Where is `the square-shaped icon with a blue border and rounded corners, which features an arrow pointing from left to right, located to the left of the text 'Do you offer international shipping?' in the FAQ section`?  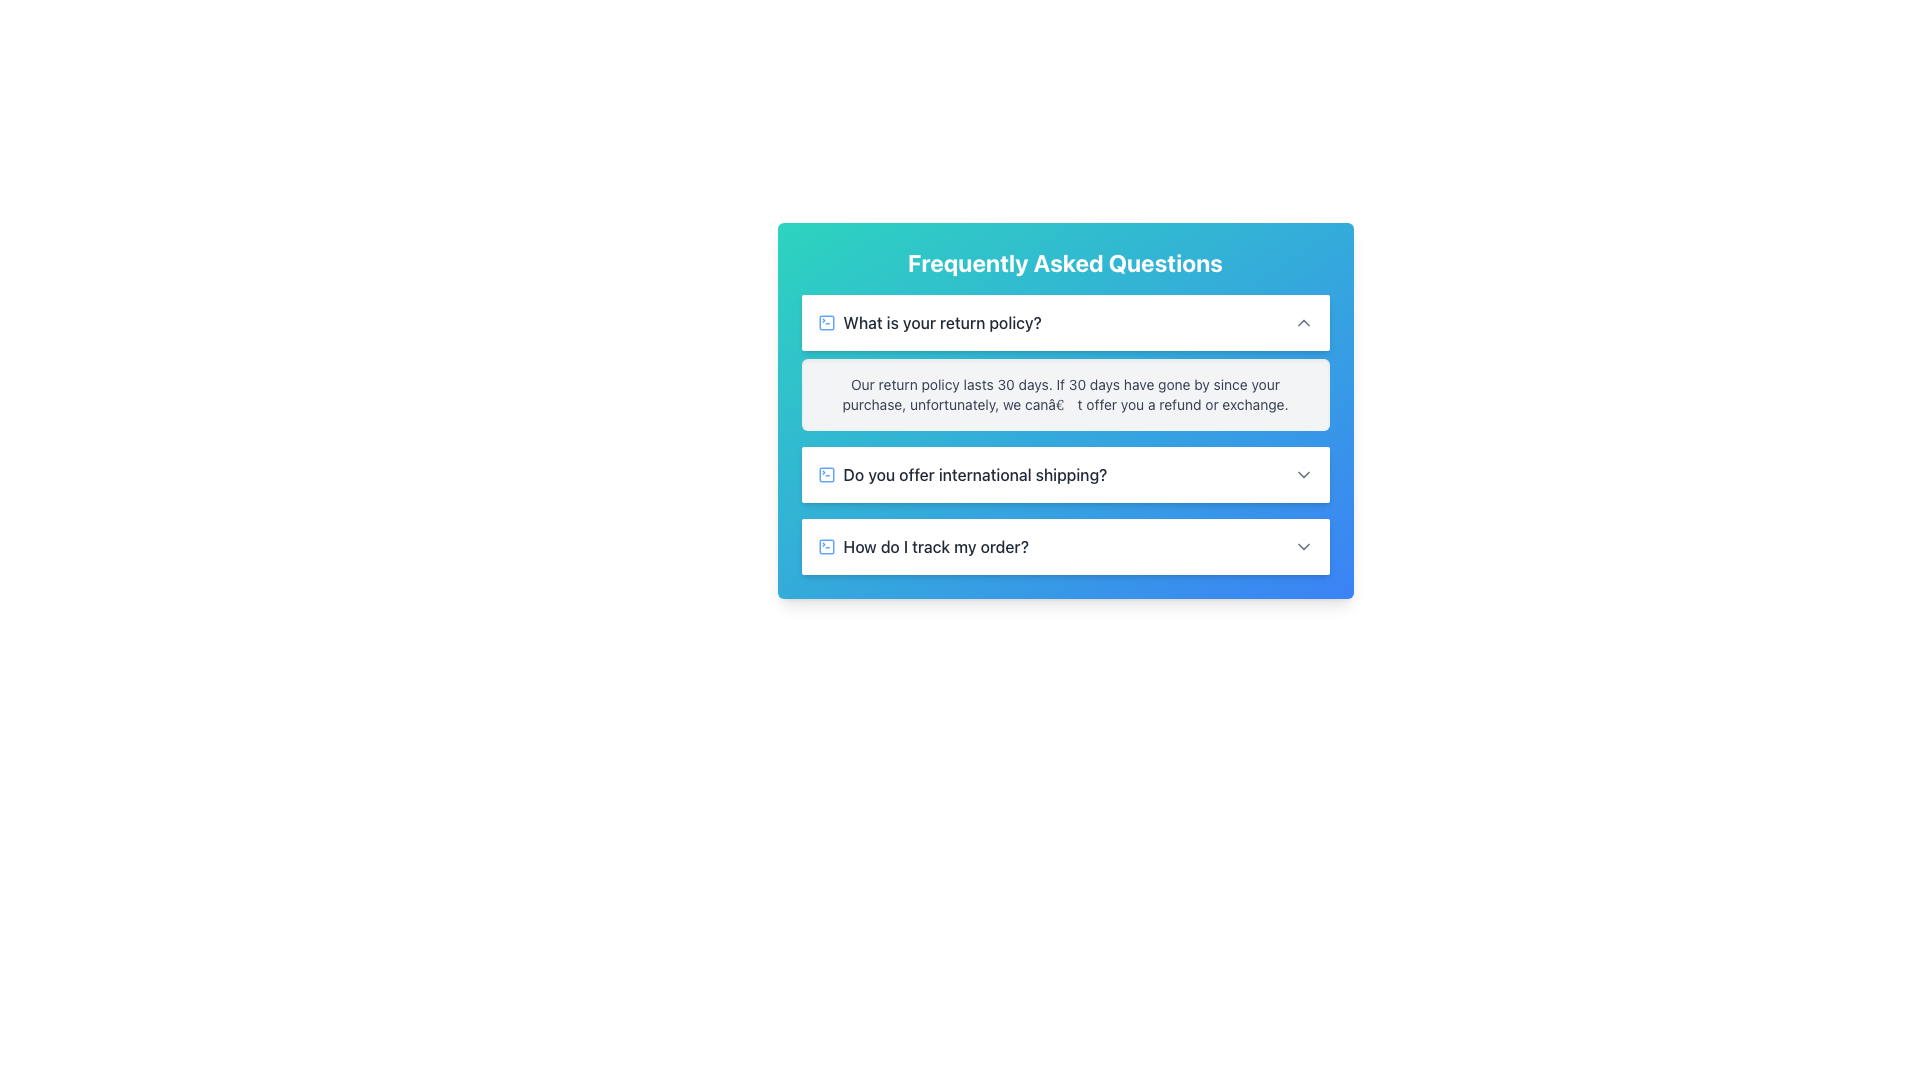
the square-shaped icon with a blue border and rounded corners, which features an arrow pointing from left to right, located to the left of the text 'Do you offer international shipping?' in the FAQ section is located at coordinates (826, 474).